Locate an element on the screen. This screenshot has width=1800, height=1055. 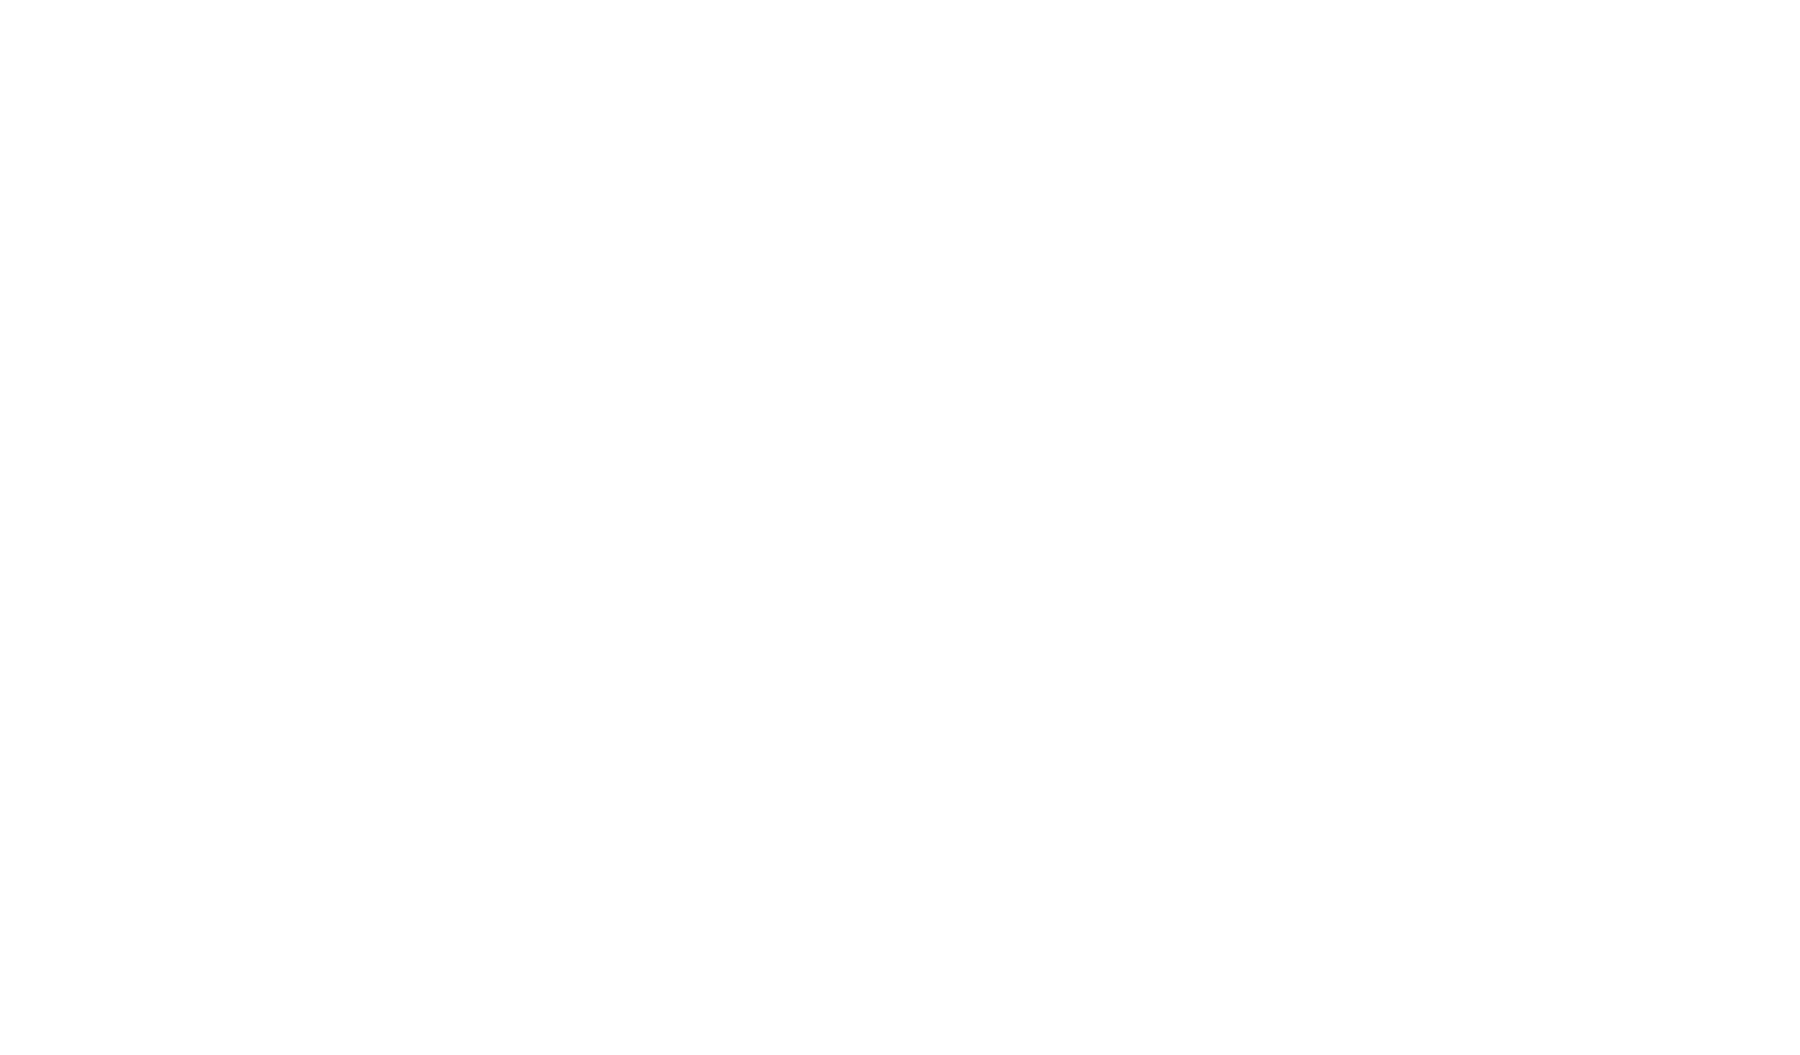
'Didn't understand' is located at coordinates (847, 532).